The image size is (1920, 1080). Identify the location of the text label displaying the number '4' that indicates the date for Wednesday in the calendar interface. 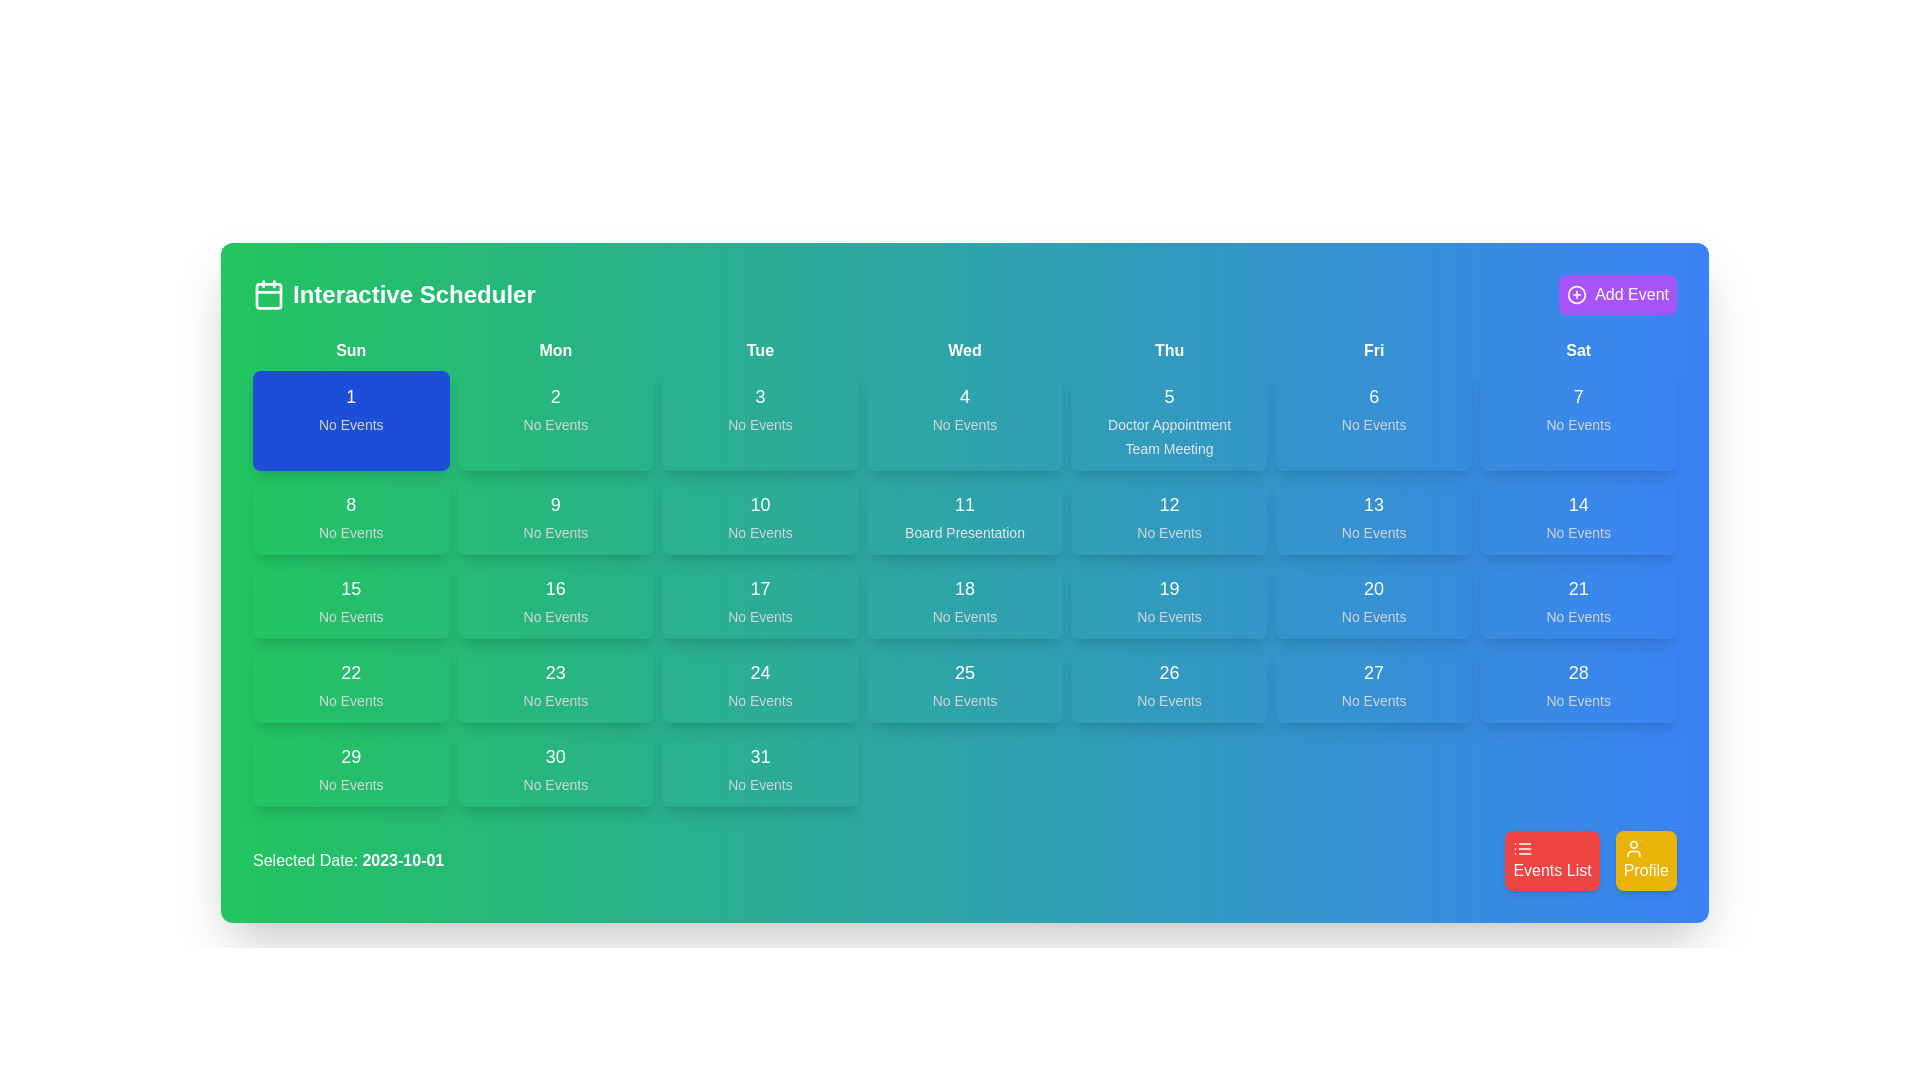
(964, 397).